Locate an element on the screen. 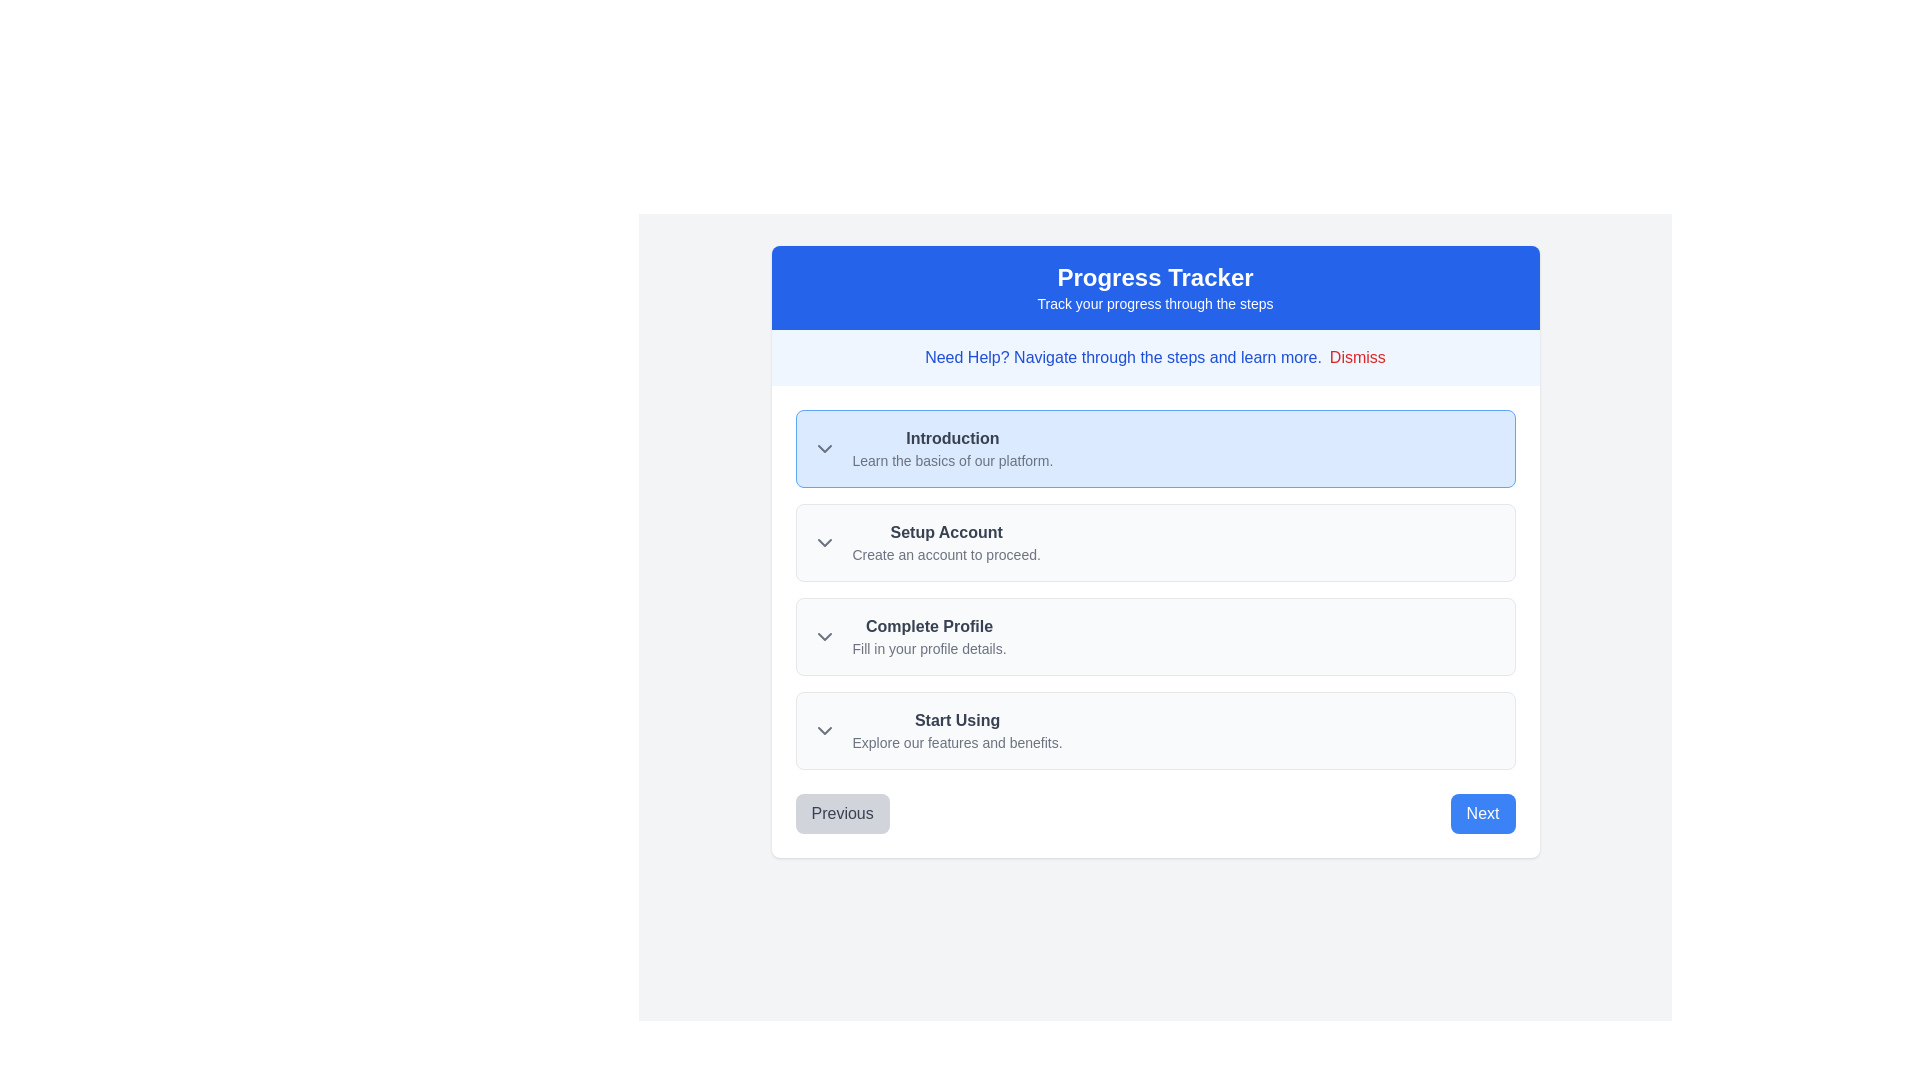 The image size is (1920, 1080). informational text from the banner located below the 'Progress Tracker' section, providing guidance on navigating through the steps of the process is located at coordinates (1155, 357).